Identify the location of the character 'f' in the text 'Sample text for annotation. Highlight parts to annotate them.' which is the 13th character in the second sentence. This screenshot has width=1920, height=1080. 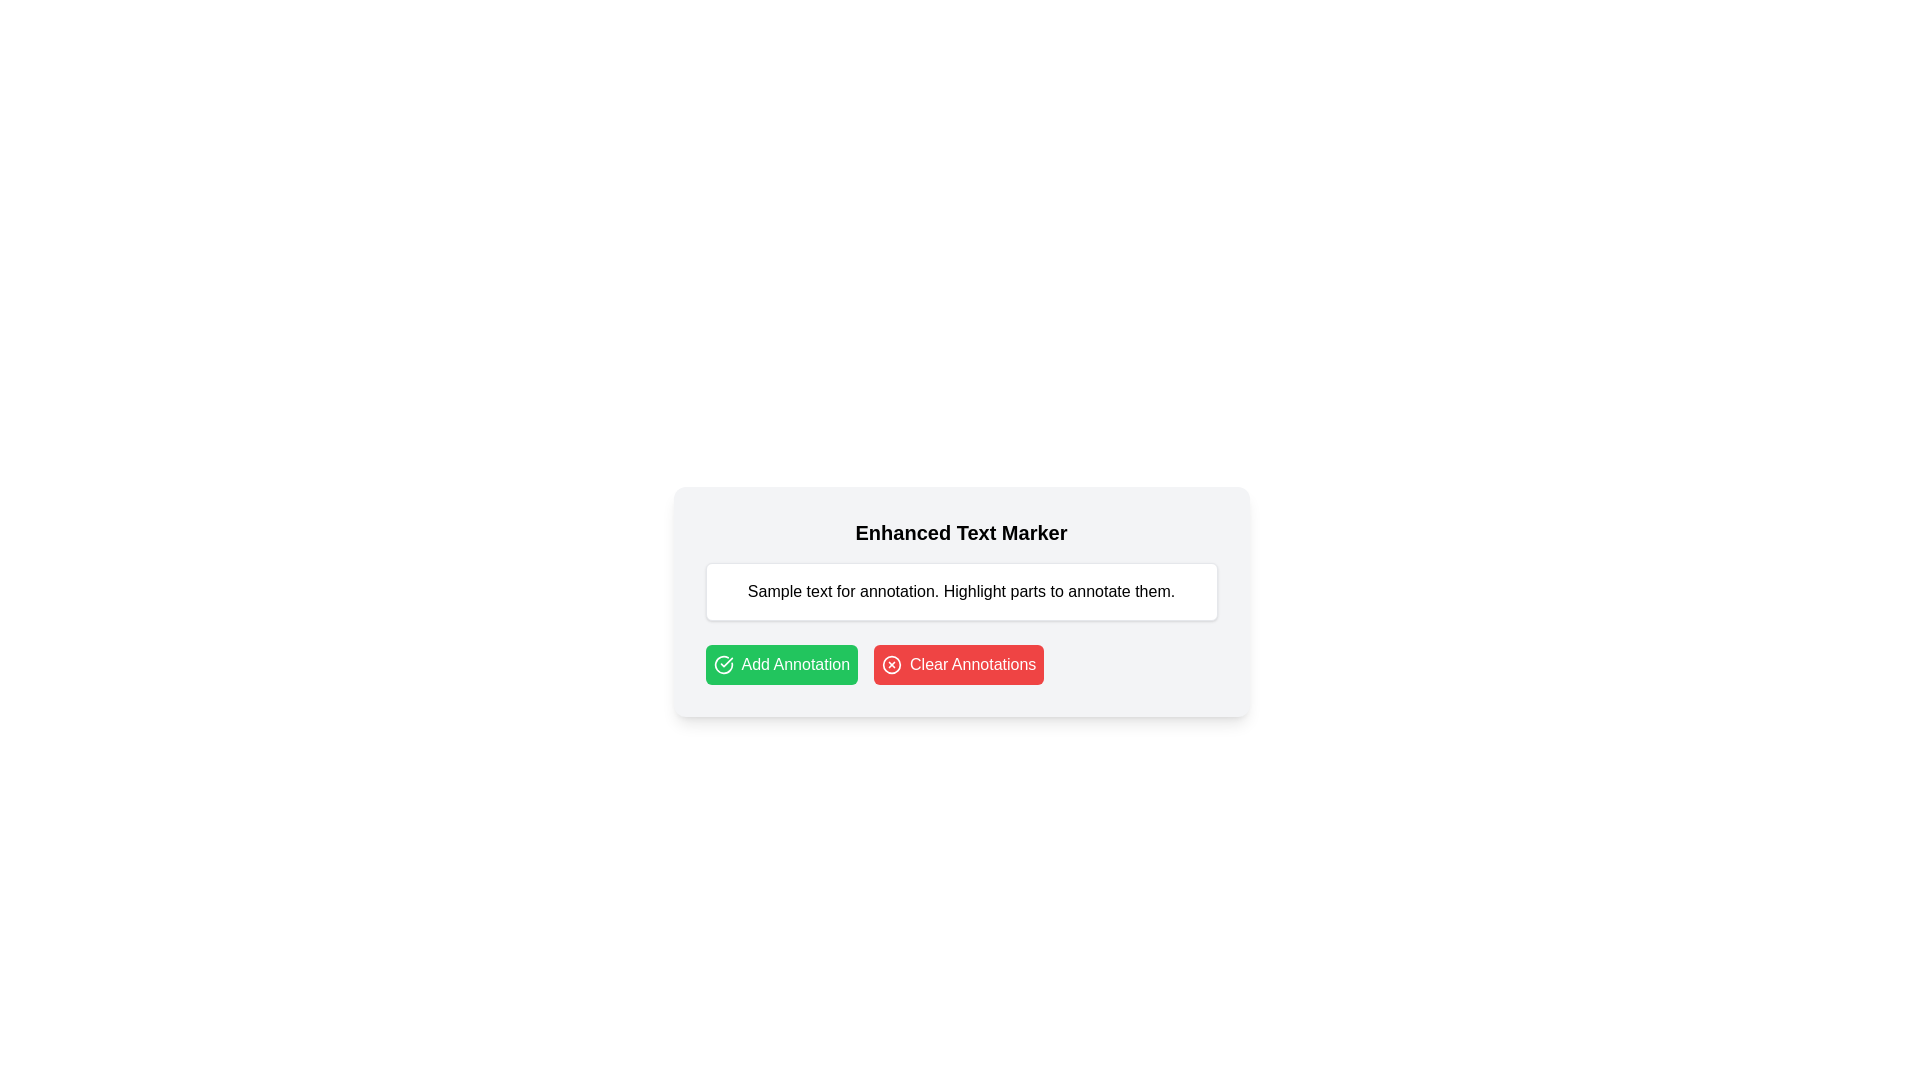
(839, 590).